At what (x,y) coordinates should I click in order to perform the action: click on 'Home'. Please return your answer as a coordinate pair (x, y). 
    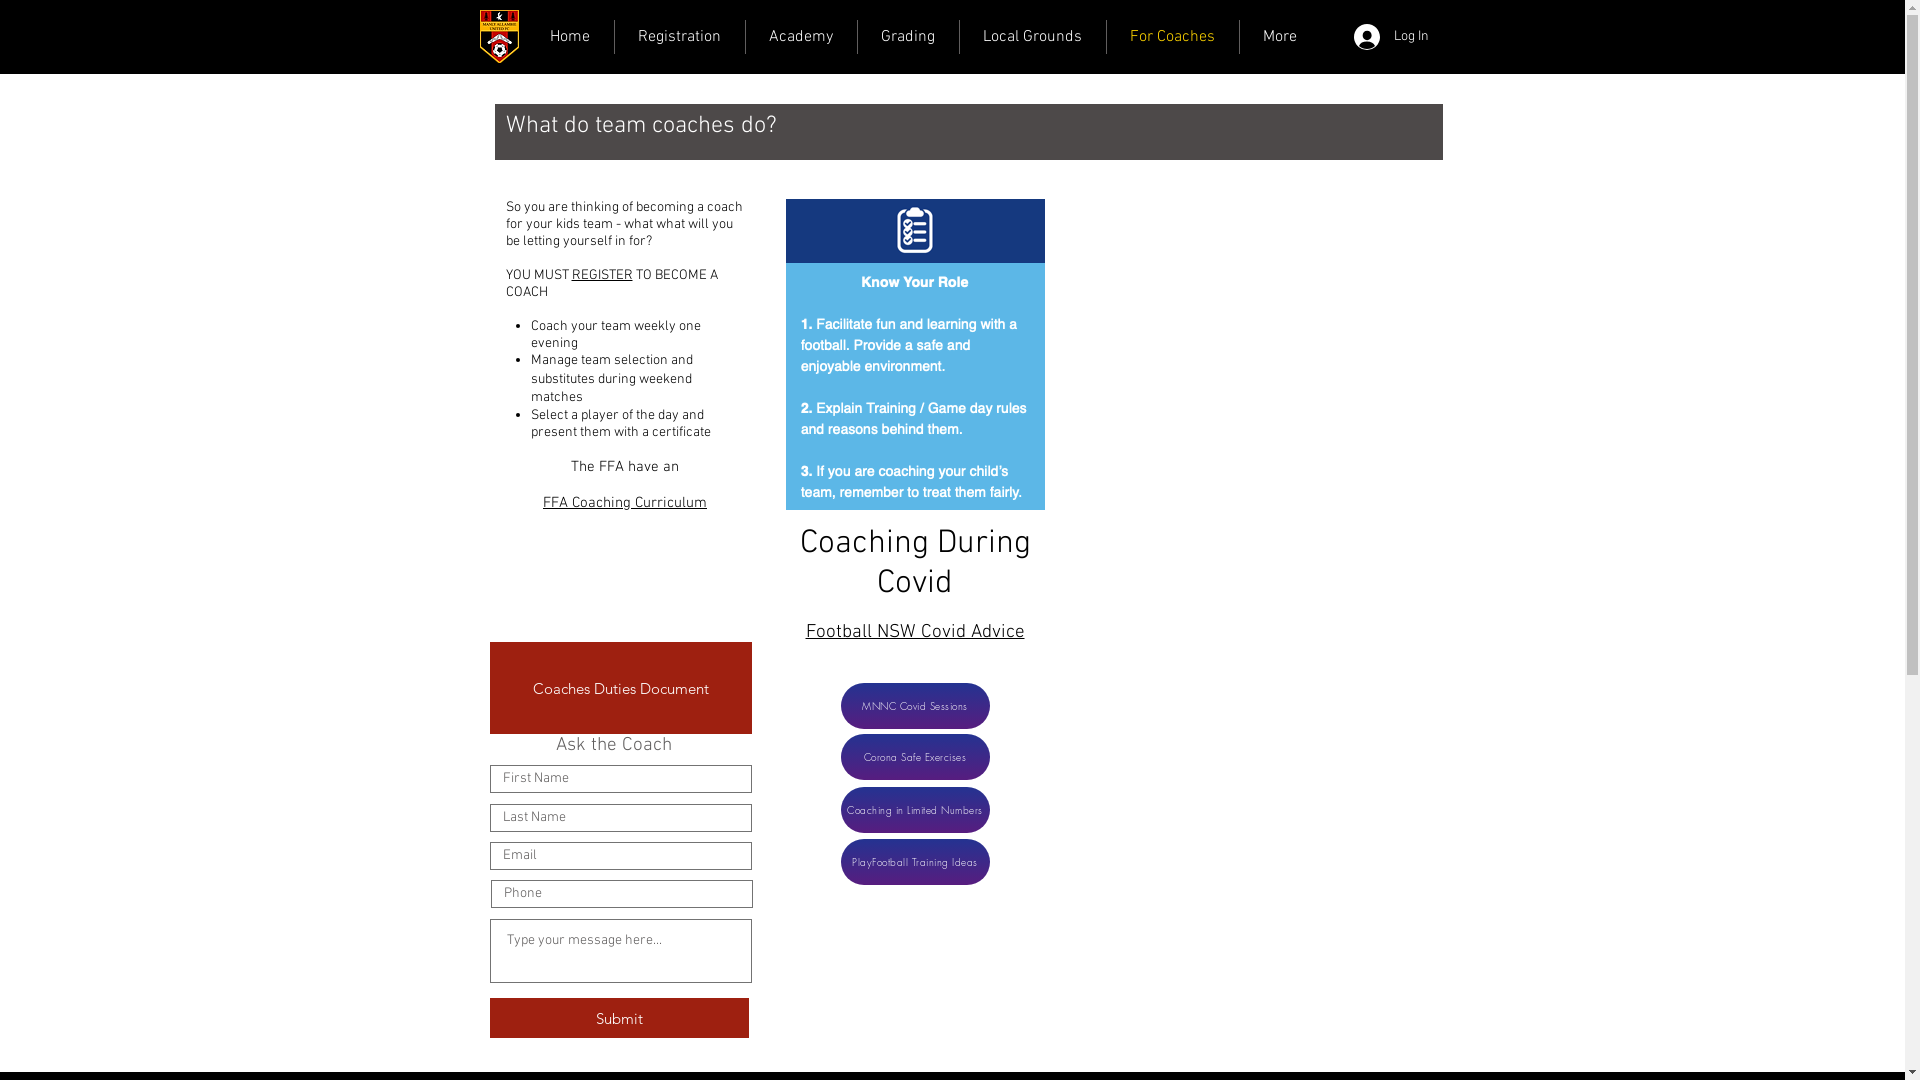
    Looking at the image, I should click on (568, 37).